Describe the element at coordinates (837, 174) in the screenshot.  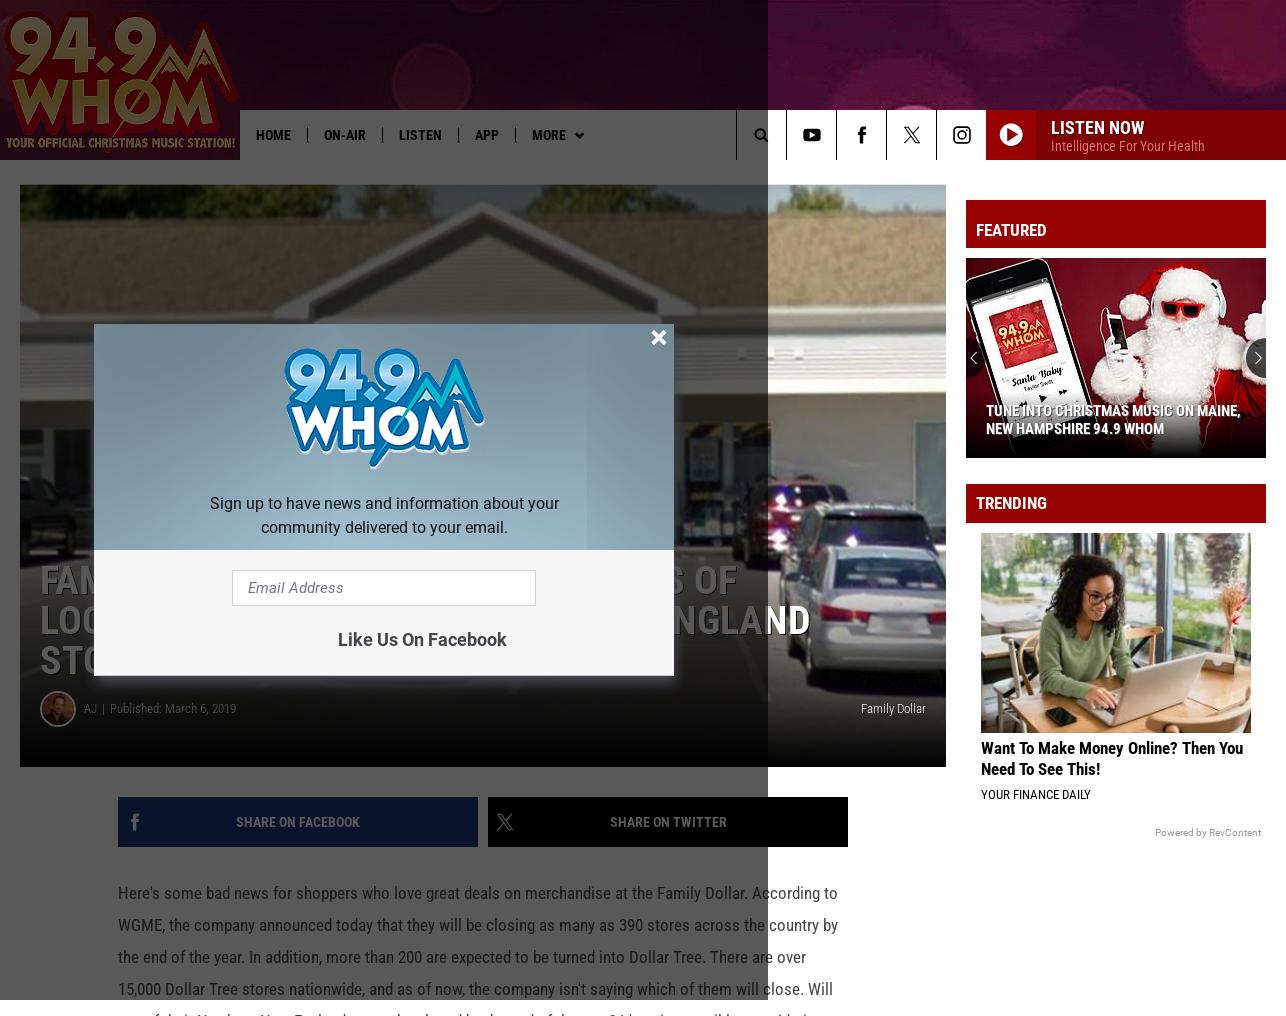
I see `'TSO in Philly'` at that location.